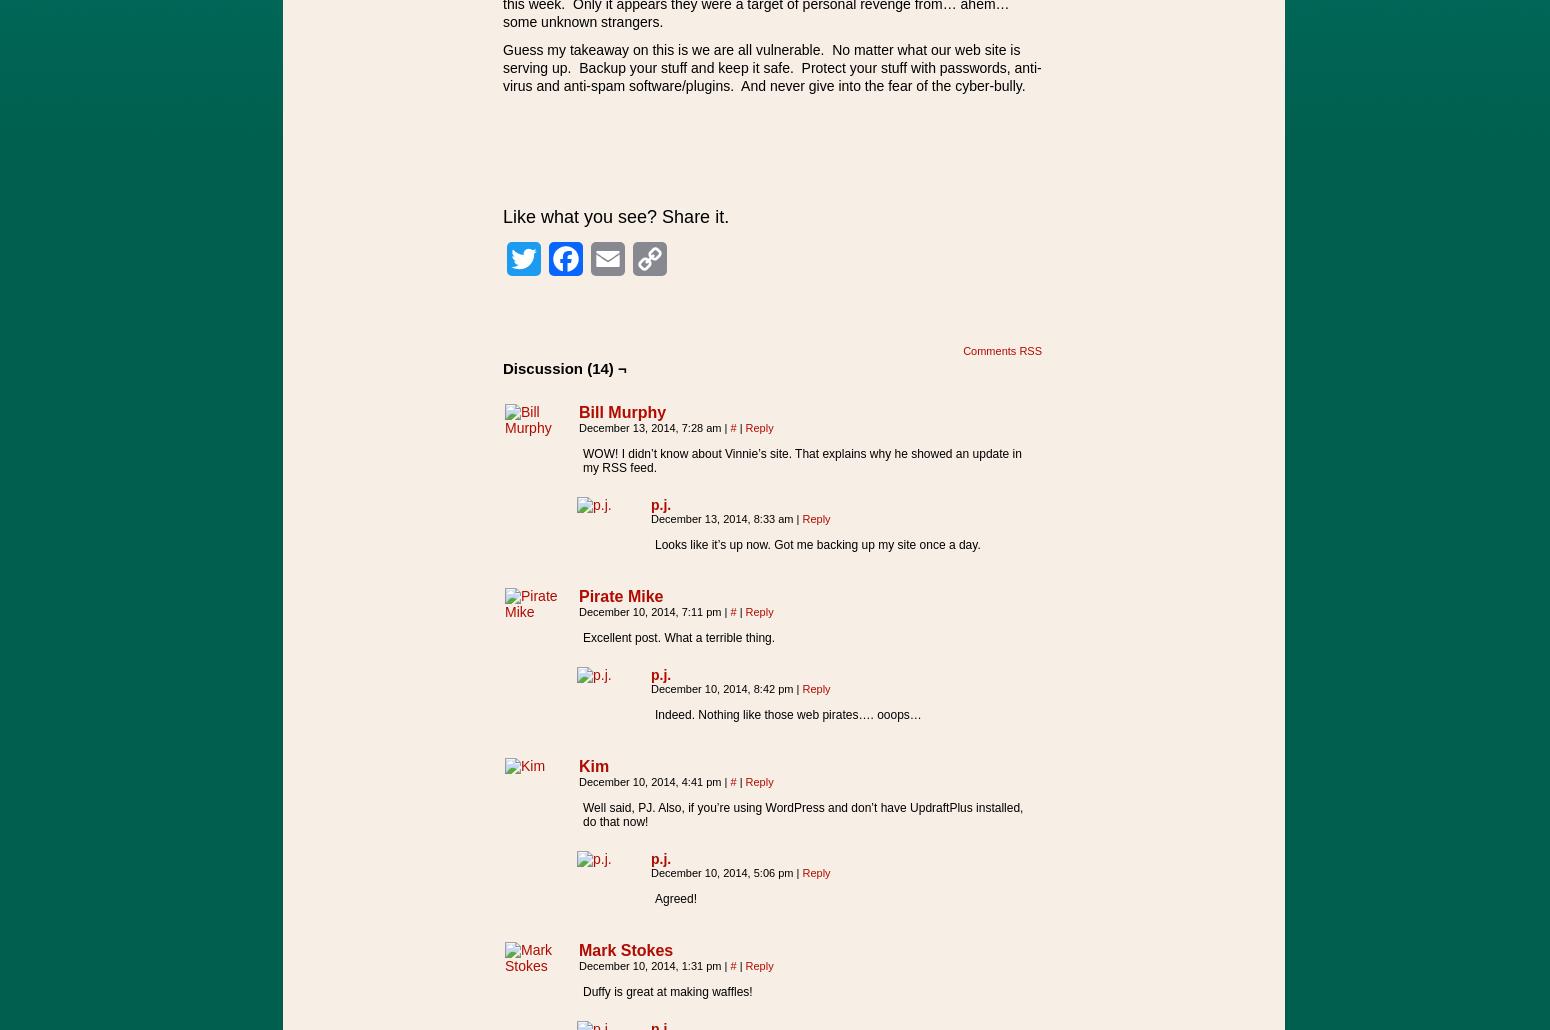 This screenshot has height=1030, width=1550. What do you see at coordinates (578, 965) in the screenshot?
I see `'December 10, 2014, 1:31 pm'` at bounding box center [578, 965].